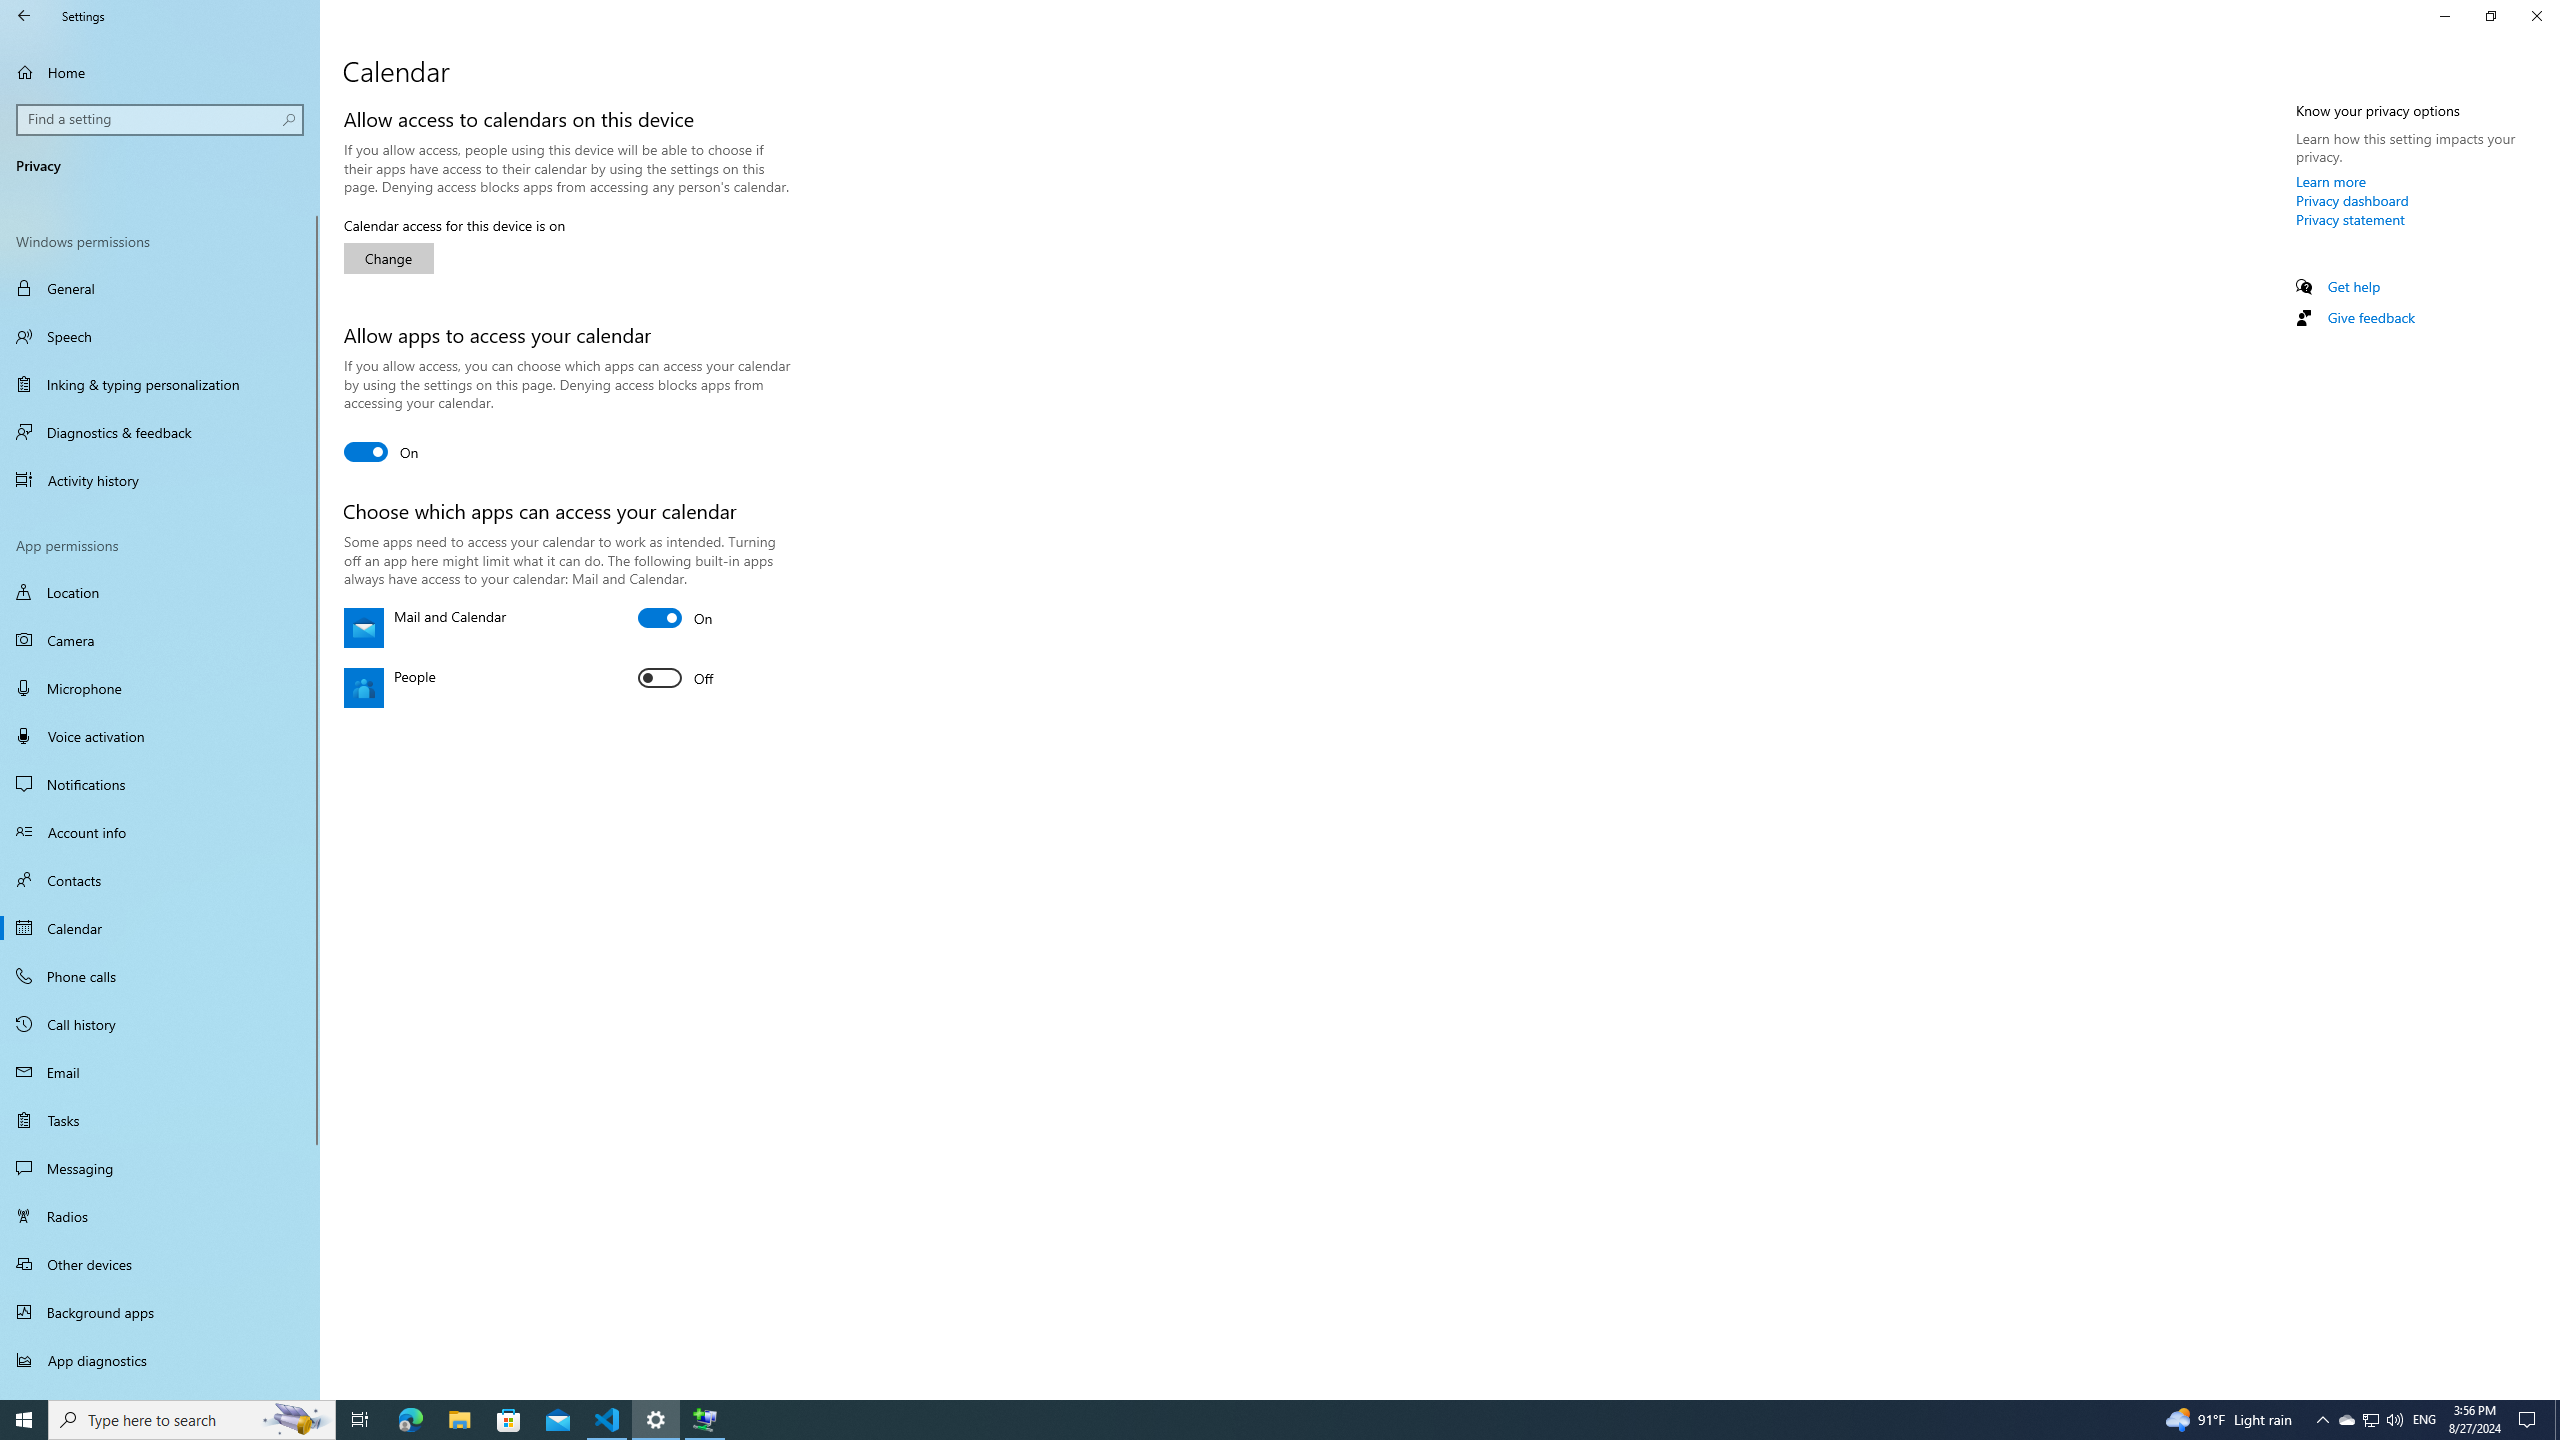 Image resolution: width=2560 pixels, height=1440 pixels. Describe the element at coordinates (159, 479) in the screenshot. I see `'Activity history'` at that location.